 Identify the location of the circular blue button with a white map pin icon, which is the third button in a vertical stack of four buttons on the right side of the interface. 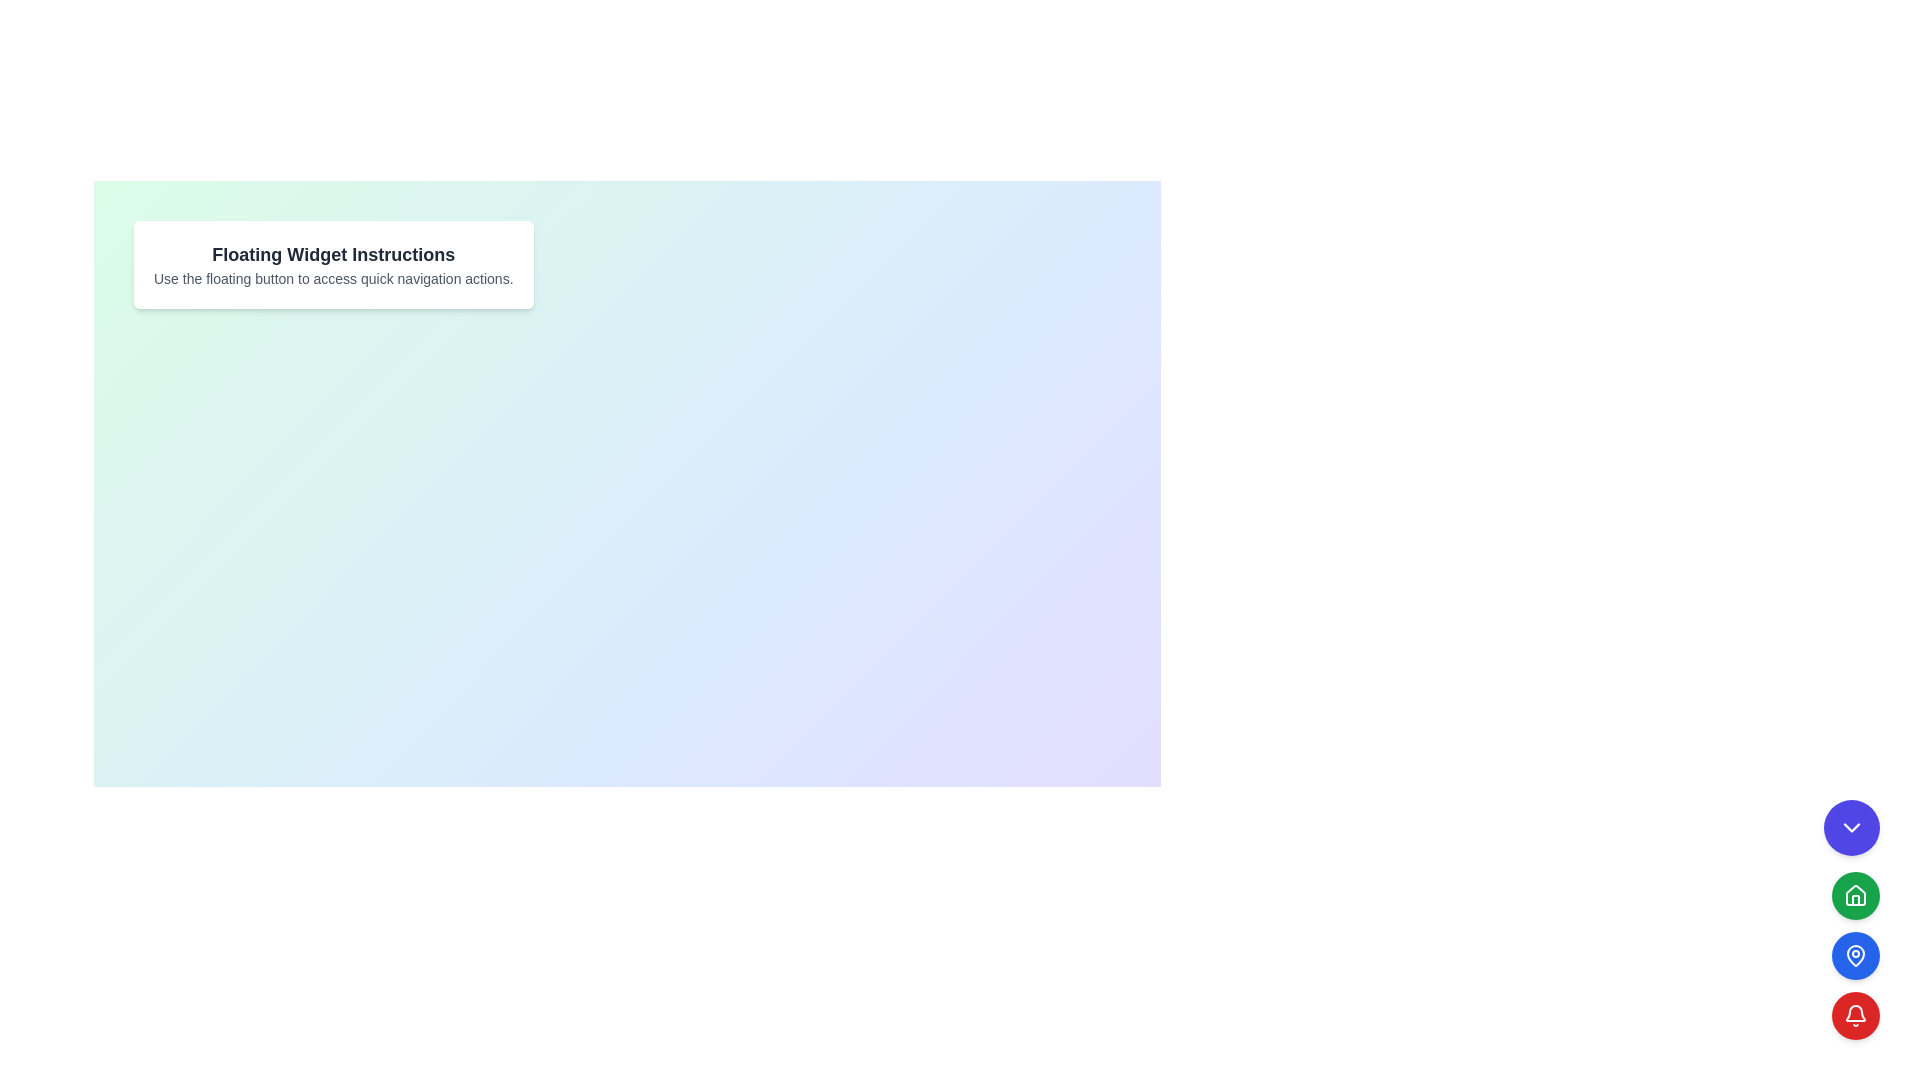
(1855, 955).